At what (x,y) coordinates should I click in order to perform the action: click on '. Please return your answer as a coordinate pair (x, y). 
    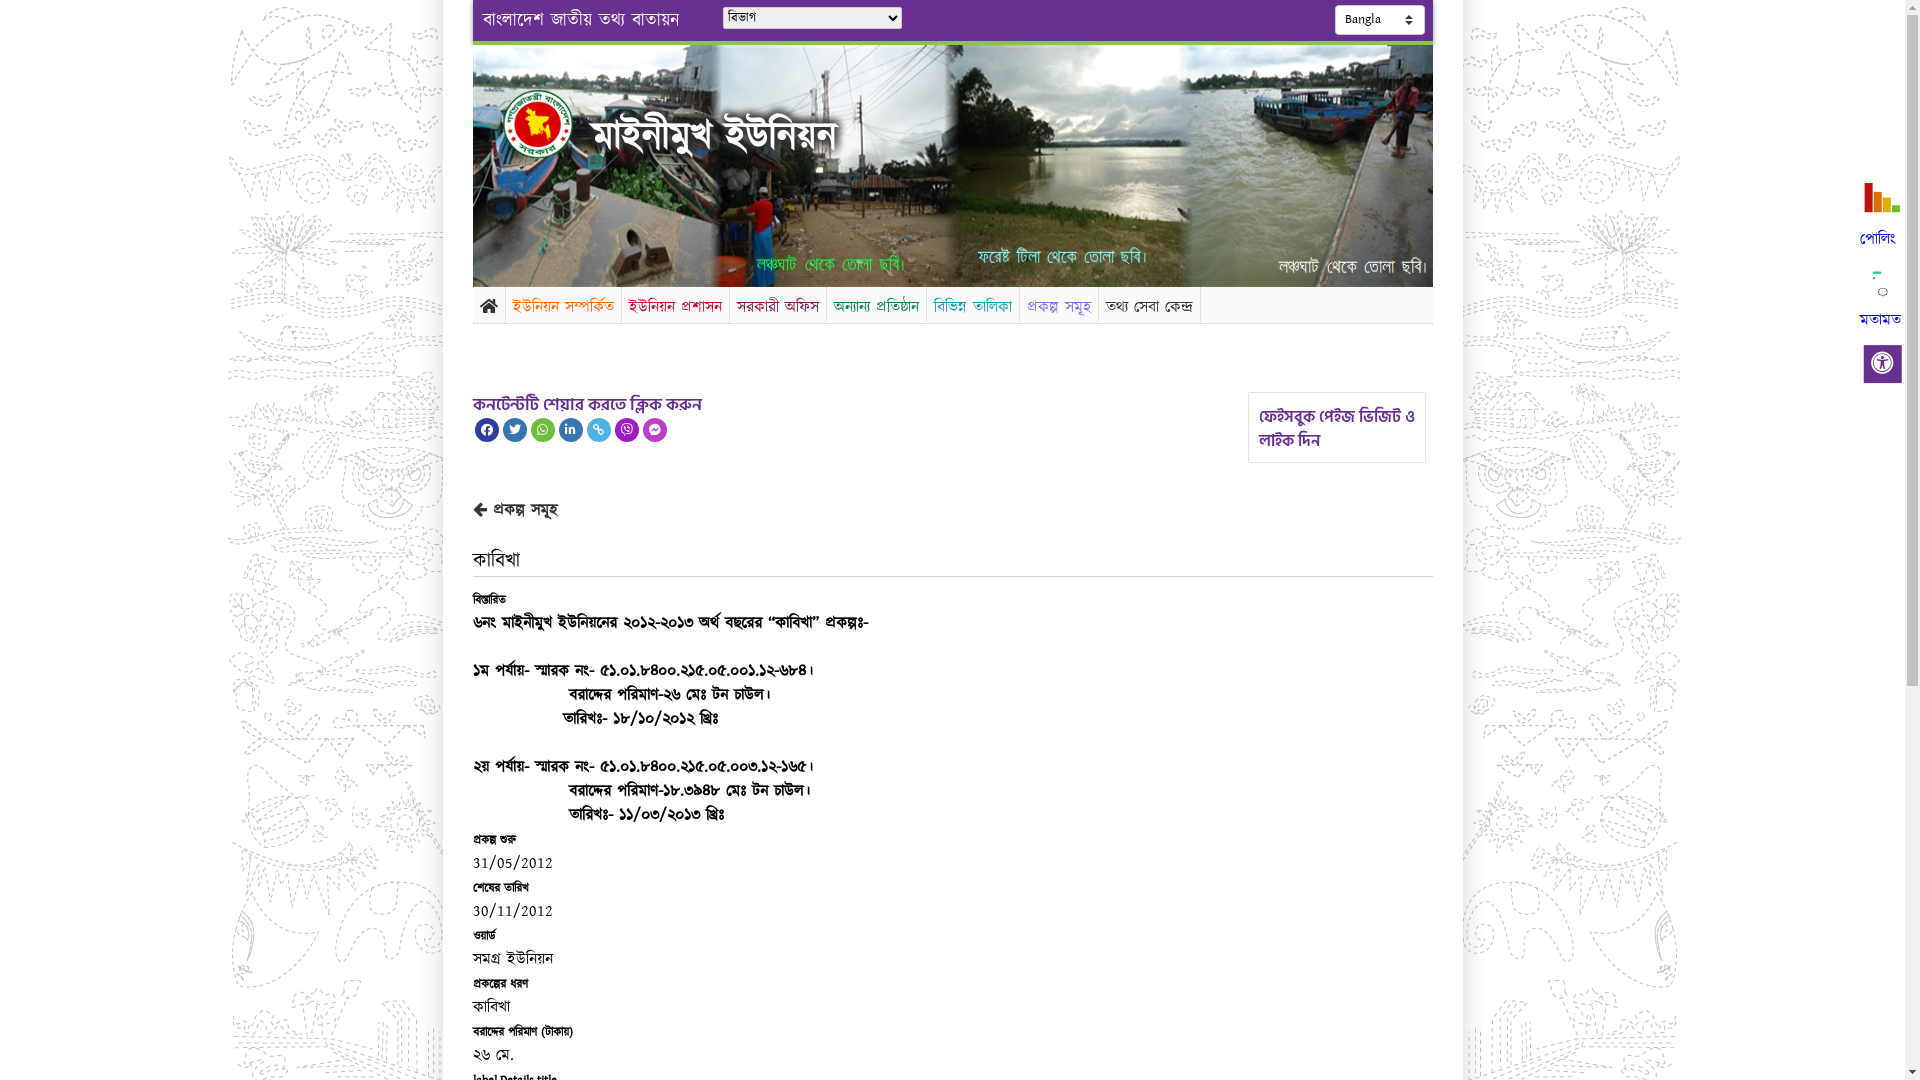
    Looking at the image, I should click on (554, 123).